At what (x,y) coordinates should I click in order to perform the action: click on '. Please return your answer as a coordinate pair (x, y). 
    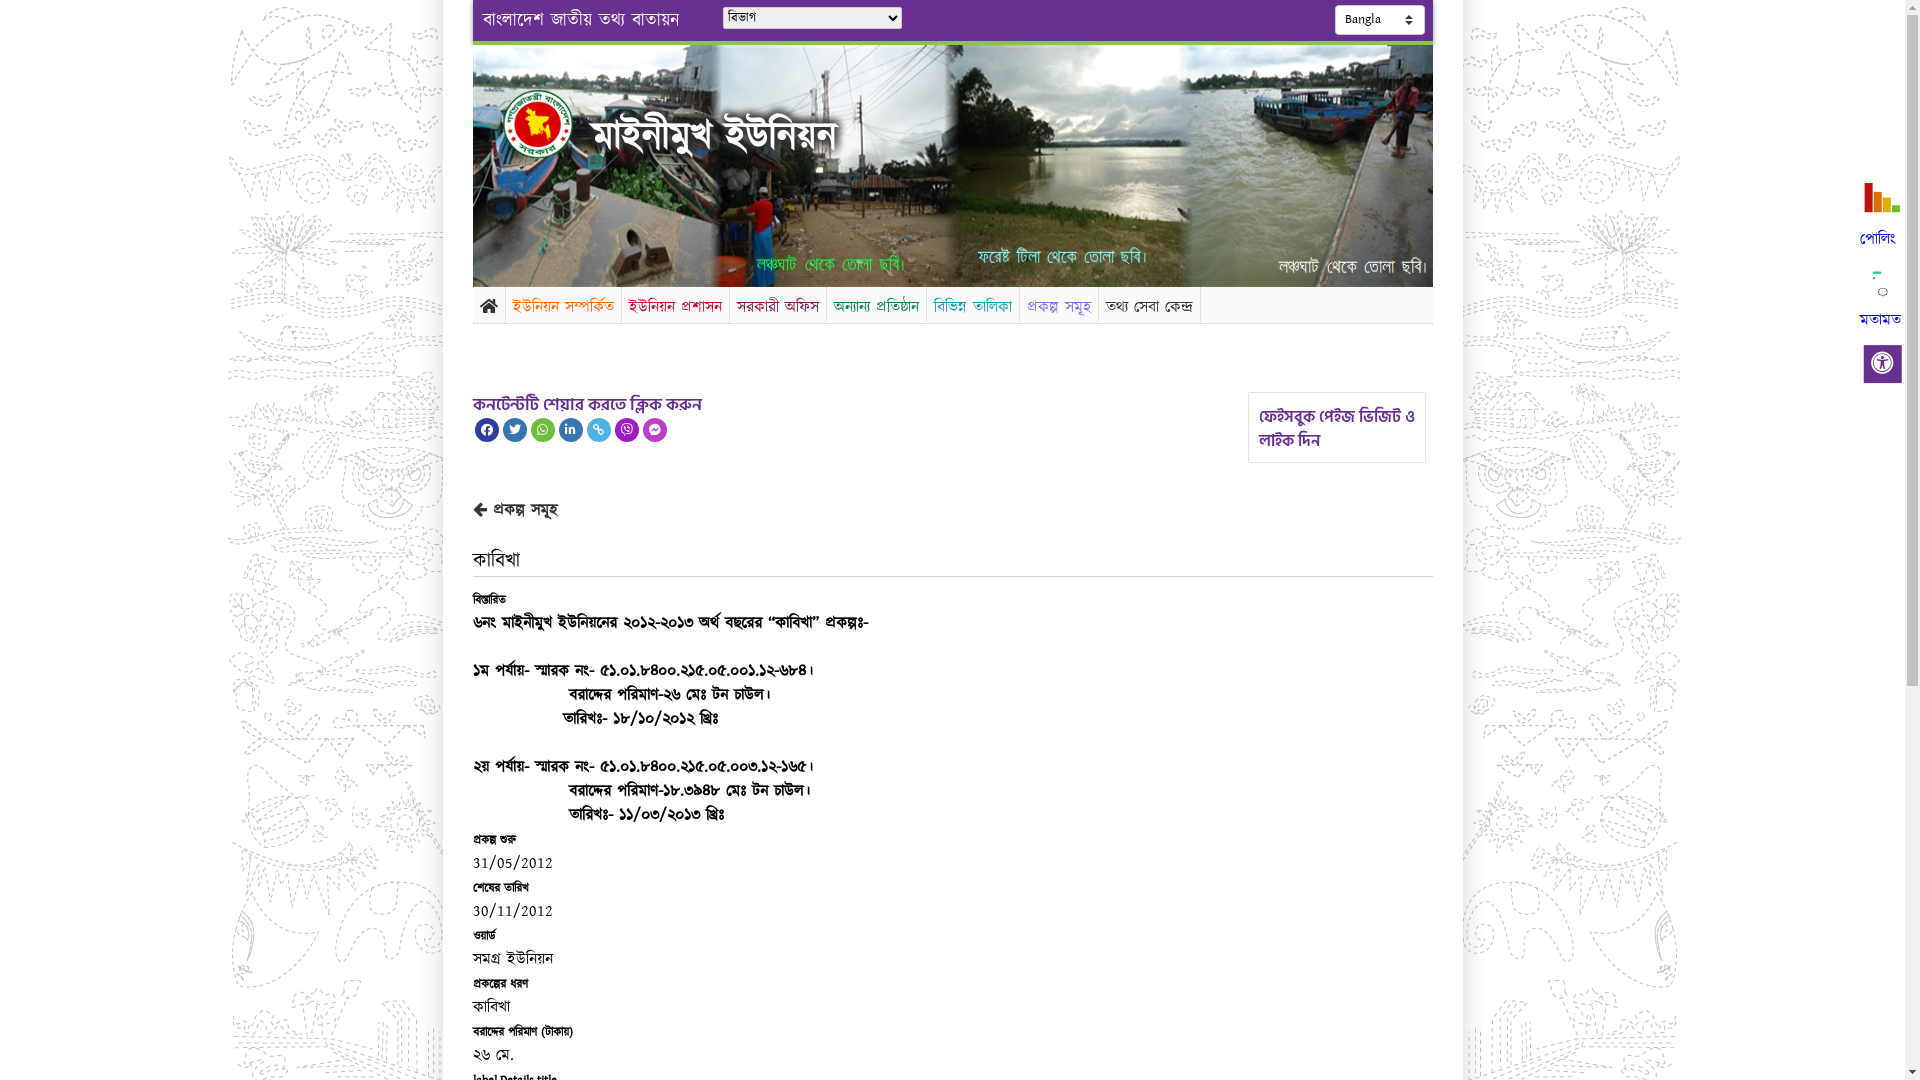
    Looking at the image, I should click on (554, 123).